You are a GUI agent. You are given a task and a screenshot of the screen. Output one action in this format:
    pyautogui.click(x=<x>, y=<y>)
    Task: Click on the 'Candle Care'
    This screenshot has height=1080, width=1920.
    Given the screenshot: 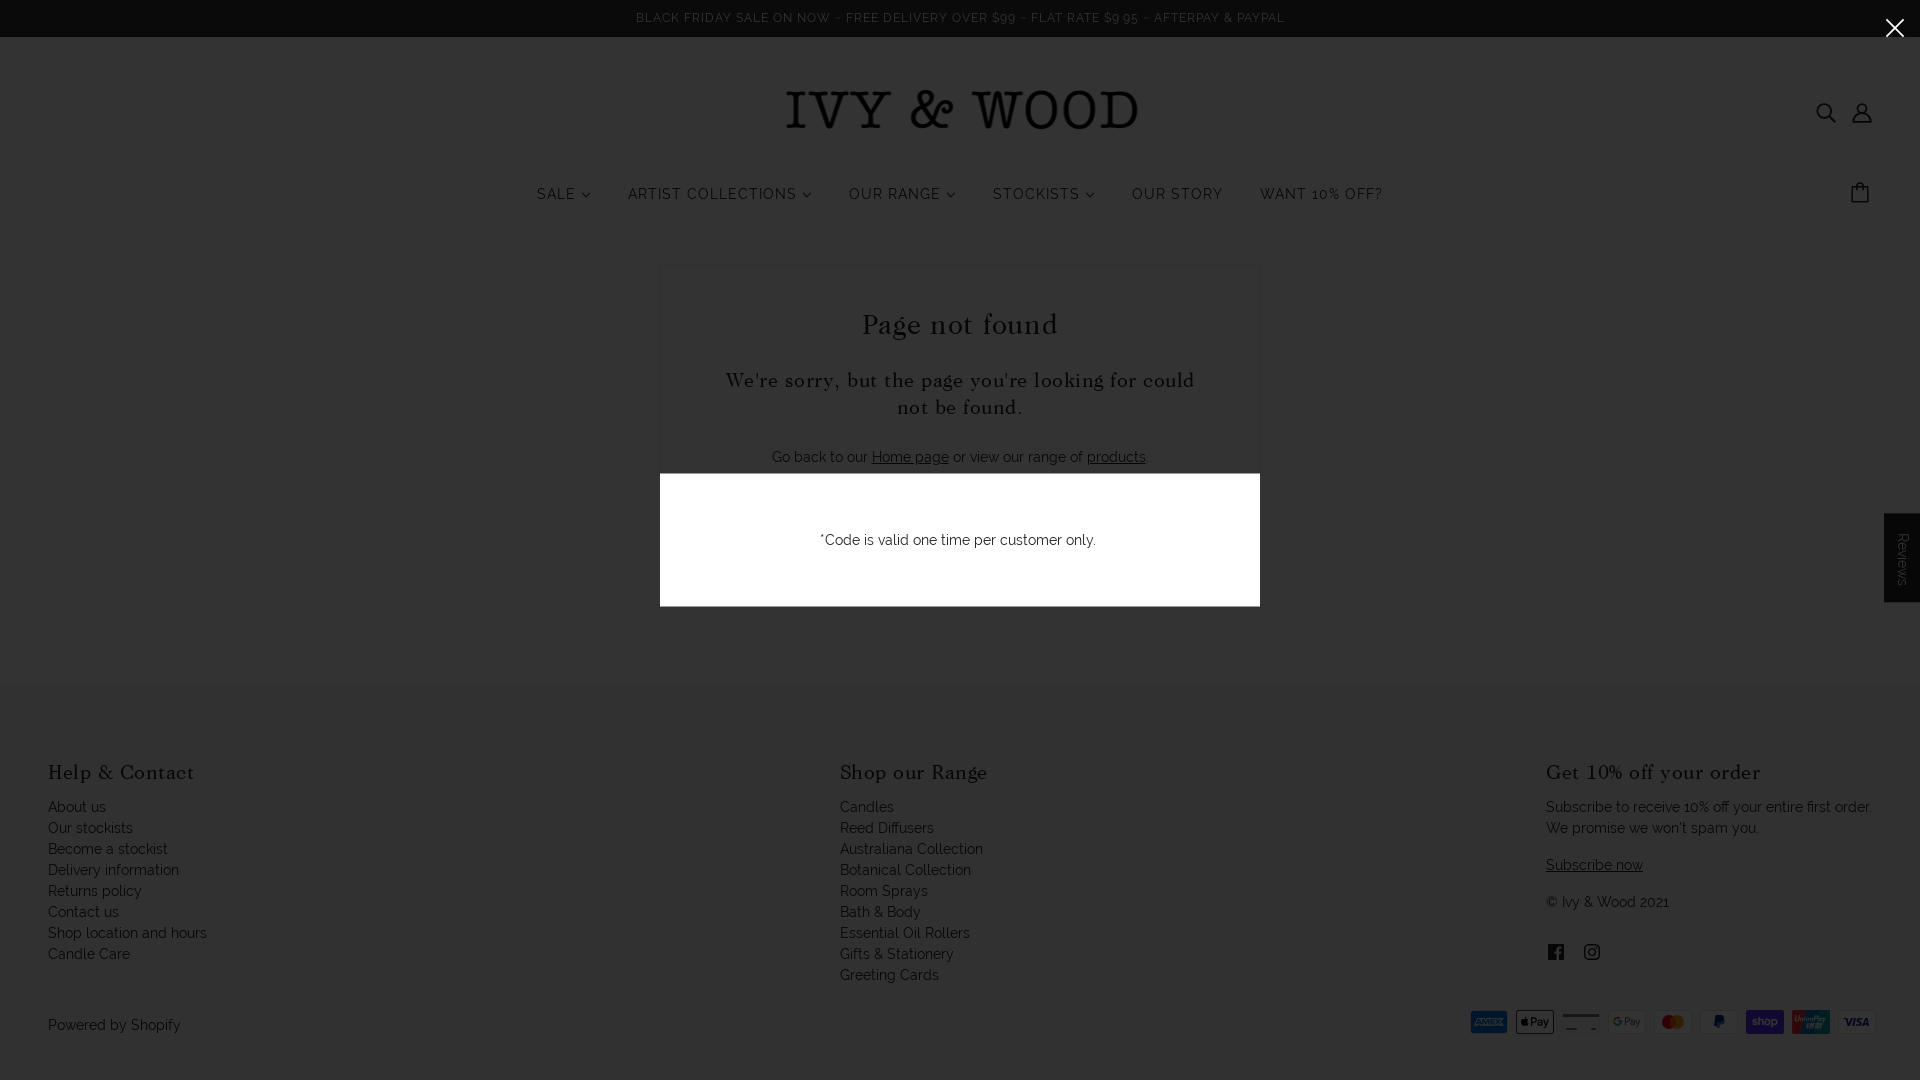 What is the action you would take?
    pyautogui.click(x=88, y=952)
    